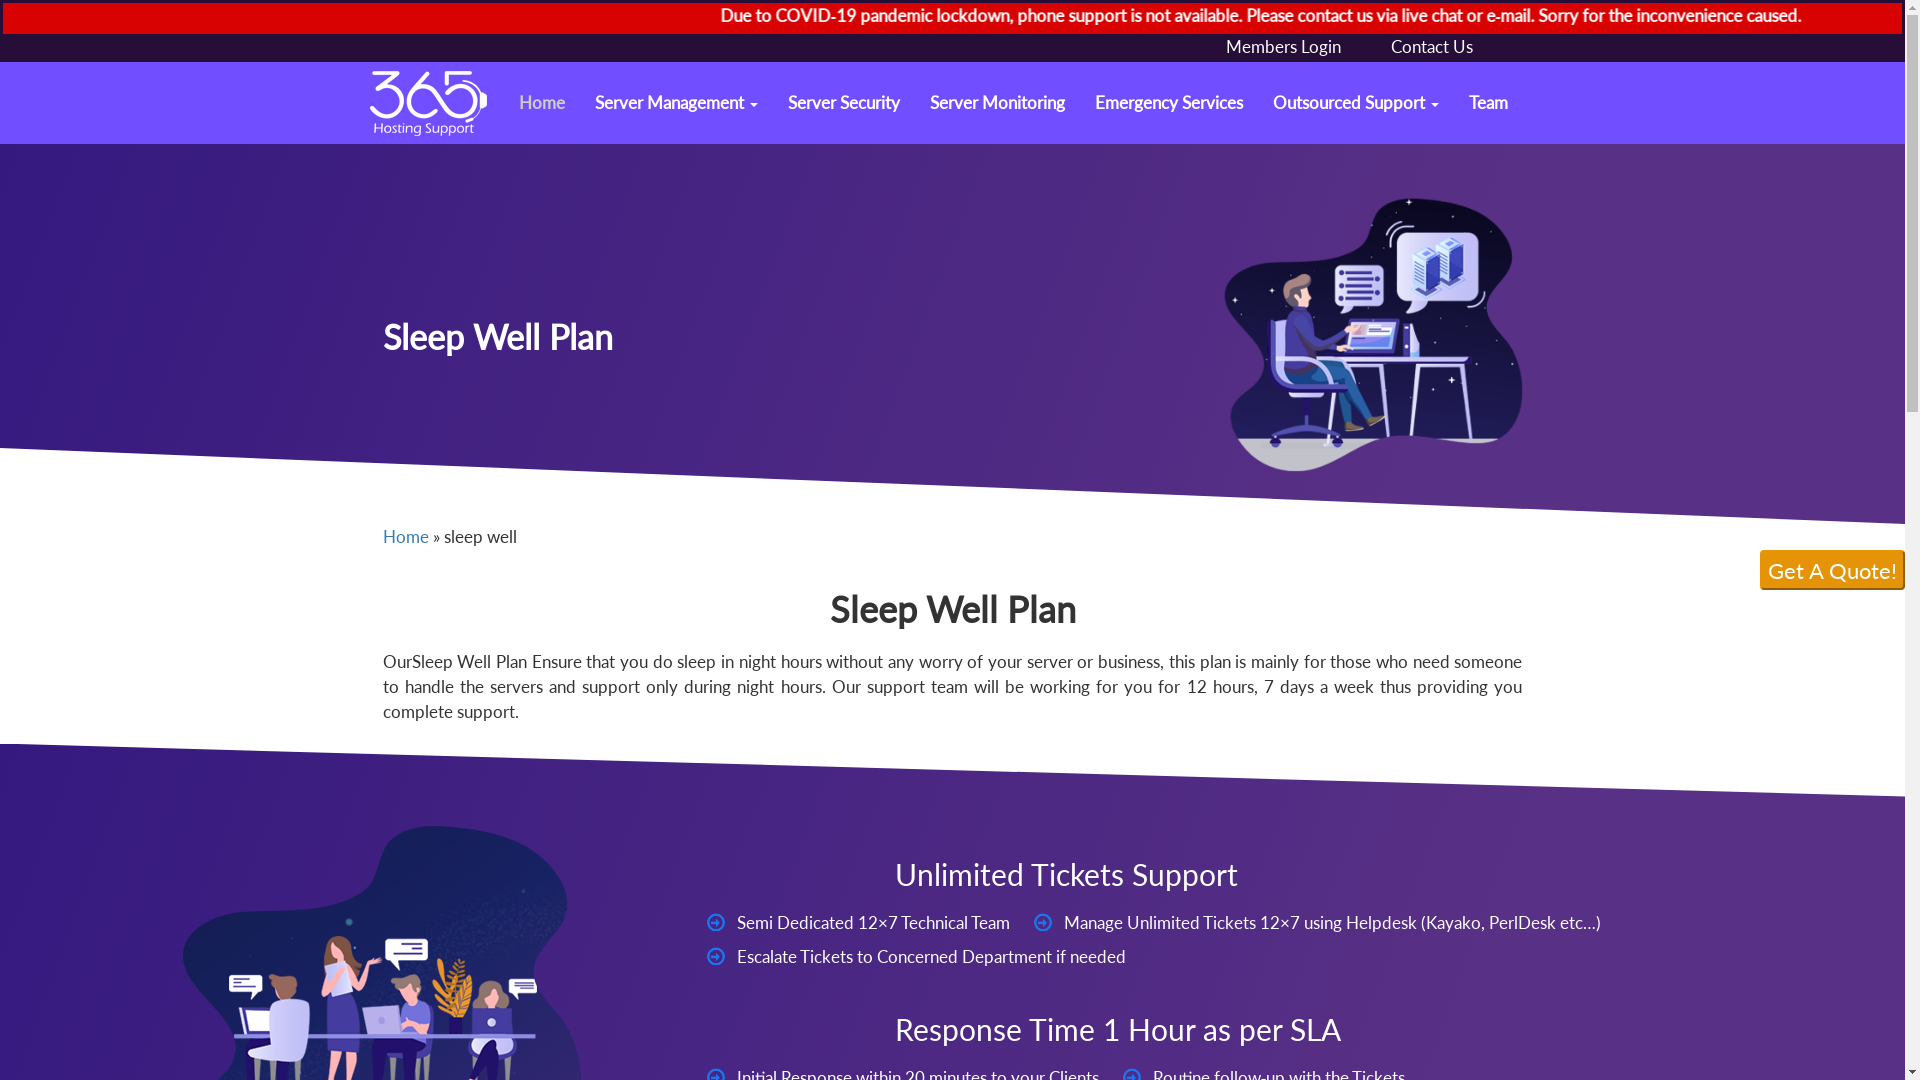  What do you see at coordinates (1224, 45) in the screenshot?
I see `'Members Login'` at bounding box center [1224, 45].